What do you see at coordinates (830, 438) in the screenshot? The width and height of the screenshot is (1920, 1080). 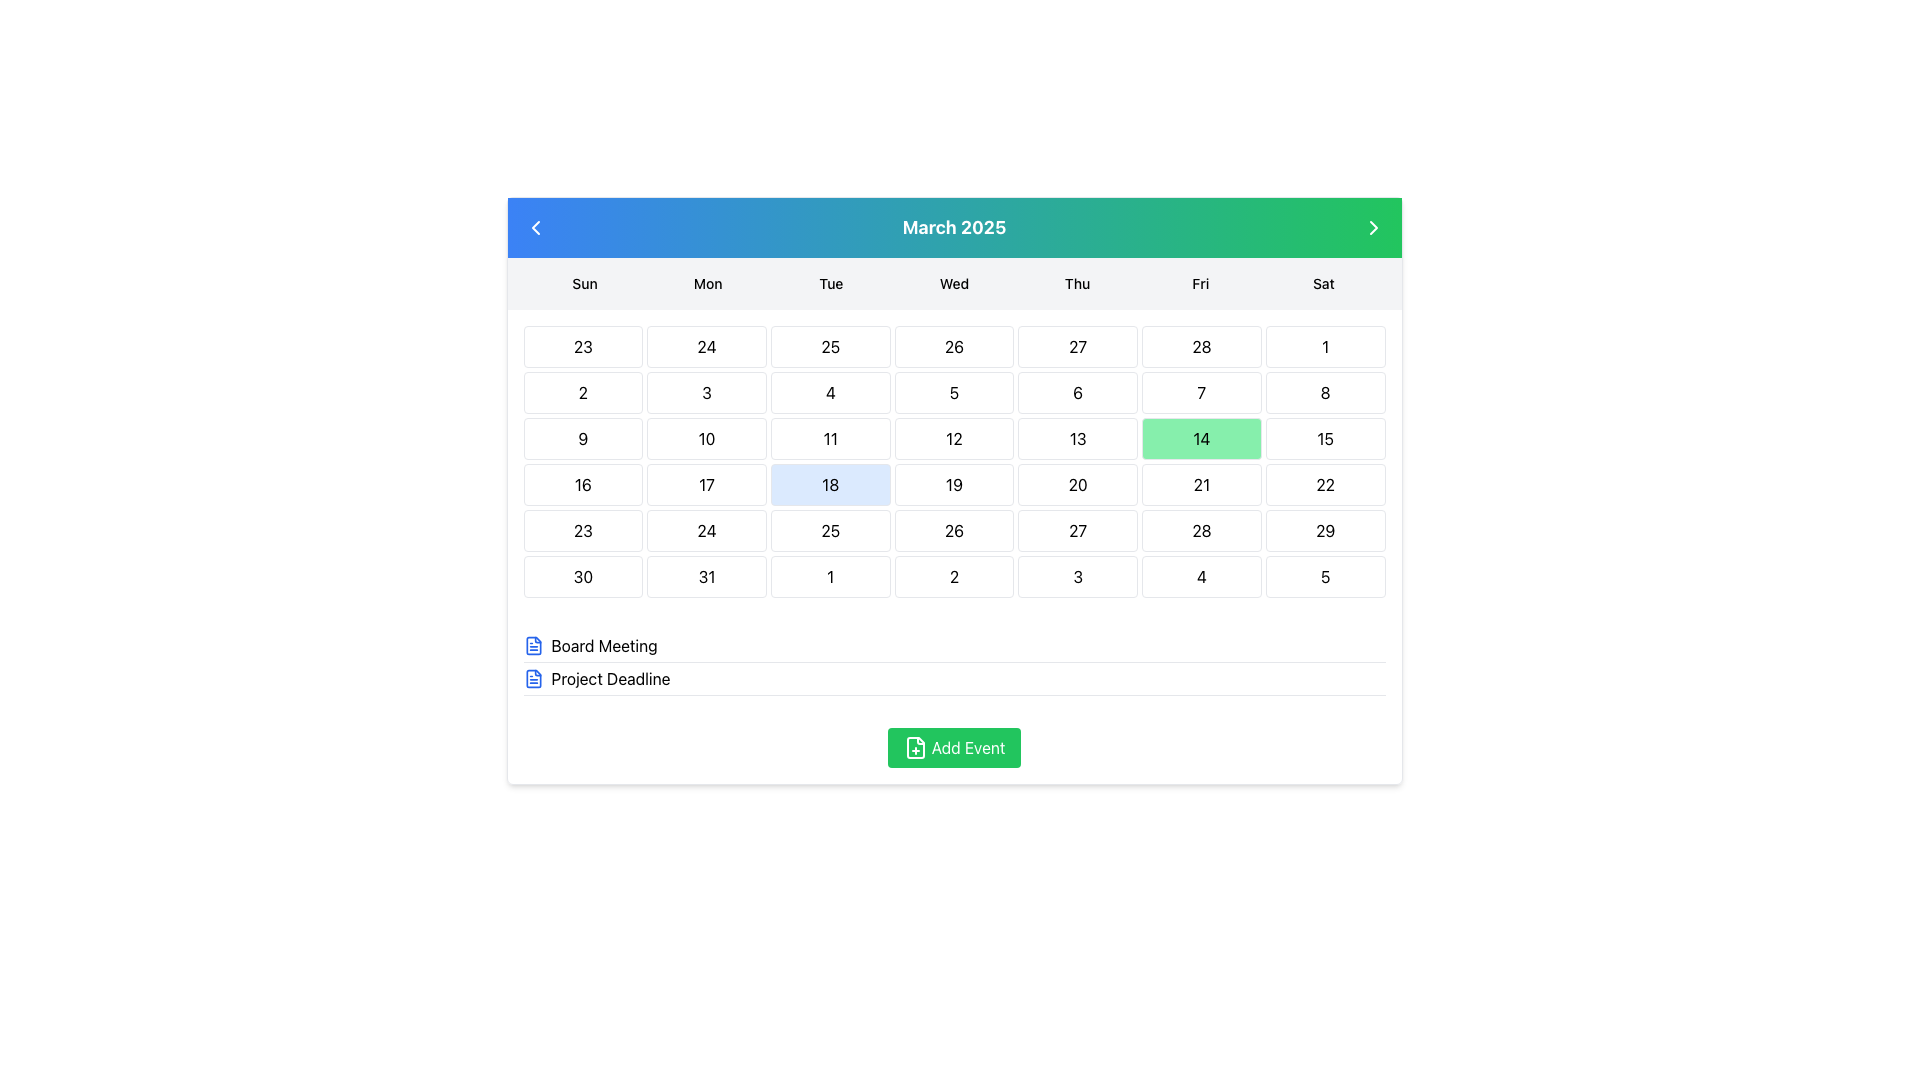 I see `the button representing the 11th day in the calendar view located in the fifth column and third row under the 'Tue' weekday header` at bounding box center [830, 438].